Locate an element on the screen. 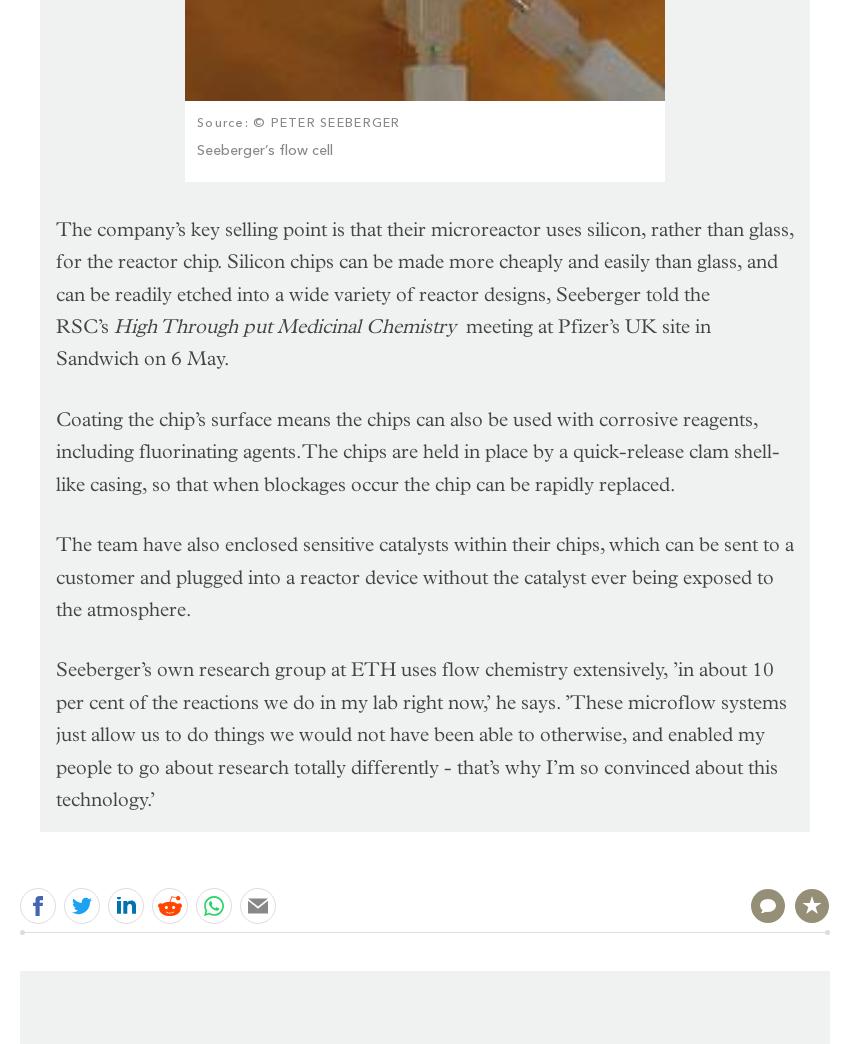 The width and height of the screenshot is (850, 1044). 'The company’s key selling point is that their microreactor uses silicon, rather than glass, for the reactor chip. Silicon chips can be made more cheaply and easily than glass, and can be readily etched into a wide variety of reactor designs, Seeberger told the RSC’s' is located at coordinates (425, 276).